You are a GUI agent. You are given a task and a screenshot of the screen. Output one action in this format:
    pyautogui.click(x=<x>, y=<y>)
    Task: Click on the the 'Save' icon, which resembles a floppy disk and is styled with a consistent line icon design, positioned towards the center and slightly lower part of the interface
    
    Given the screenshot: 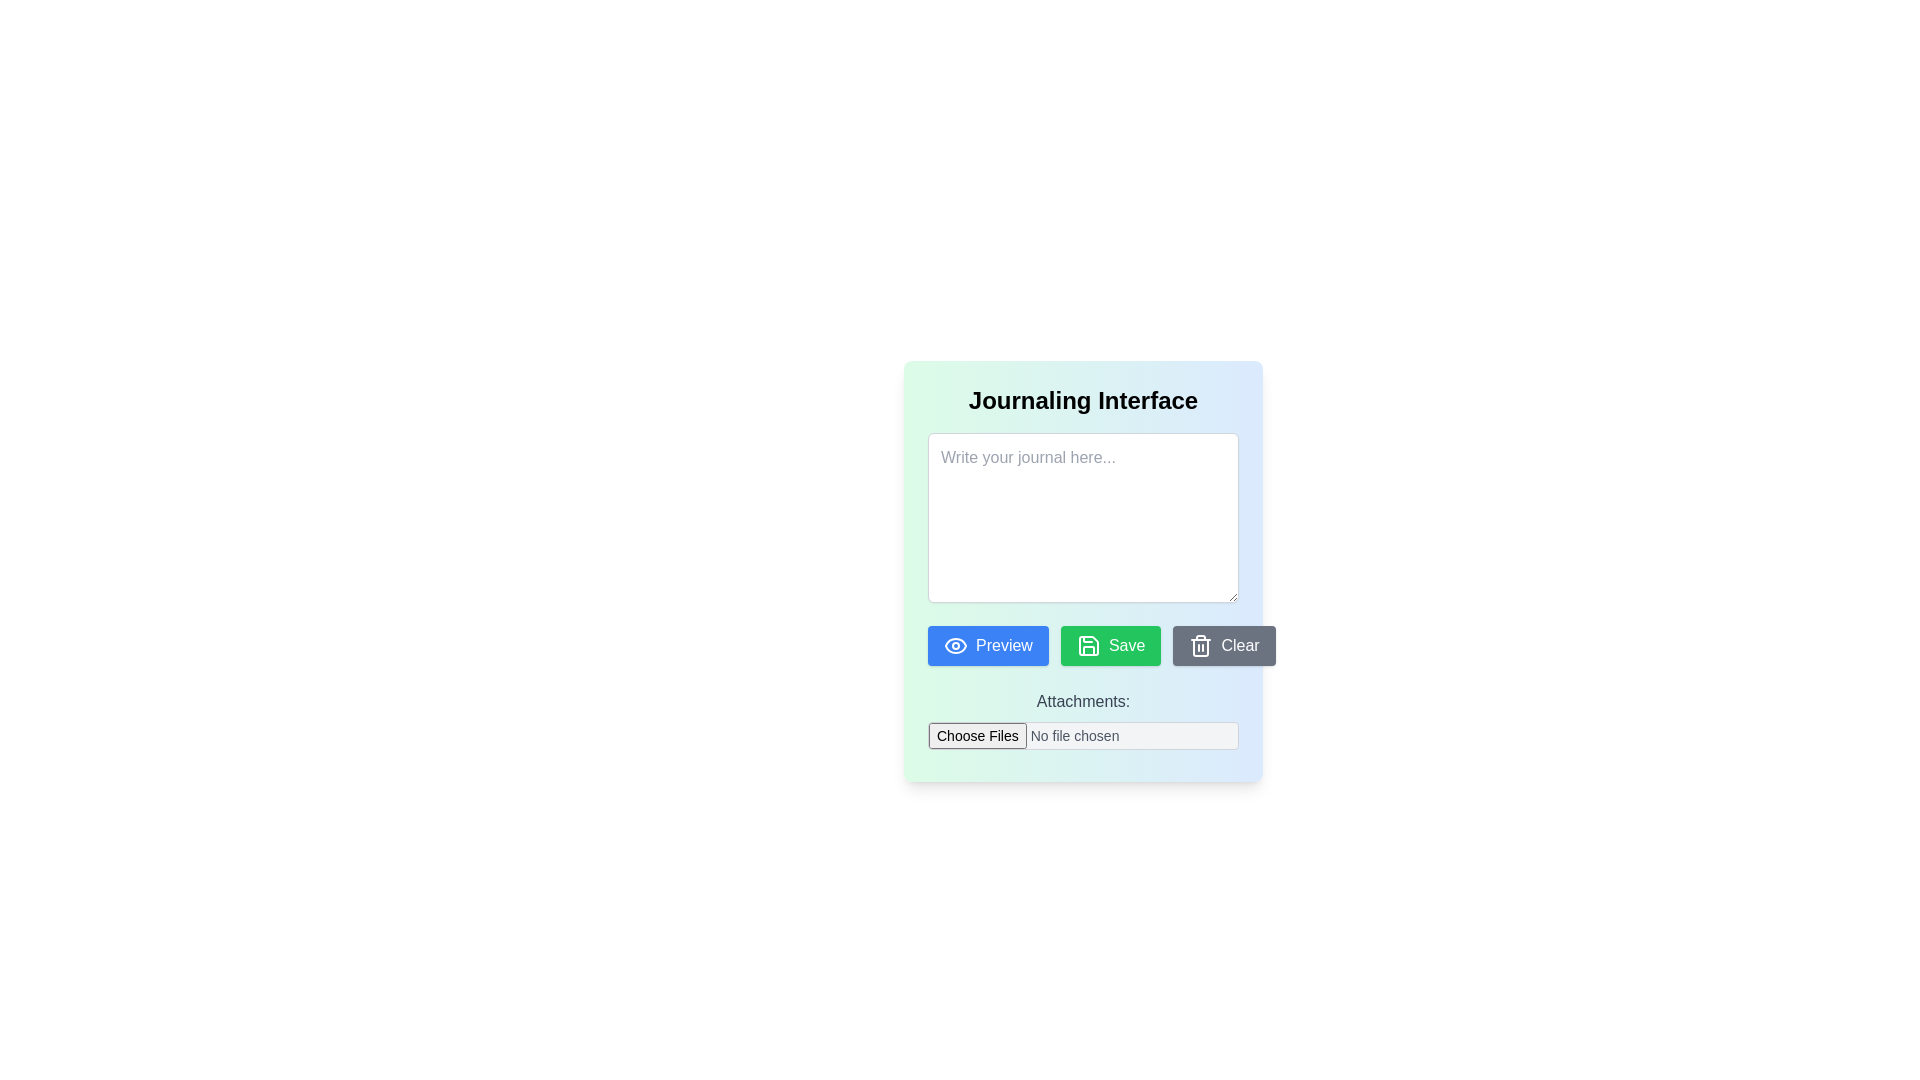 What is the action you would take?
    pyautogui.click(x=1087, y=645)
    